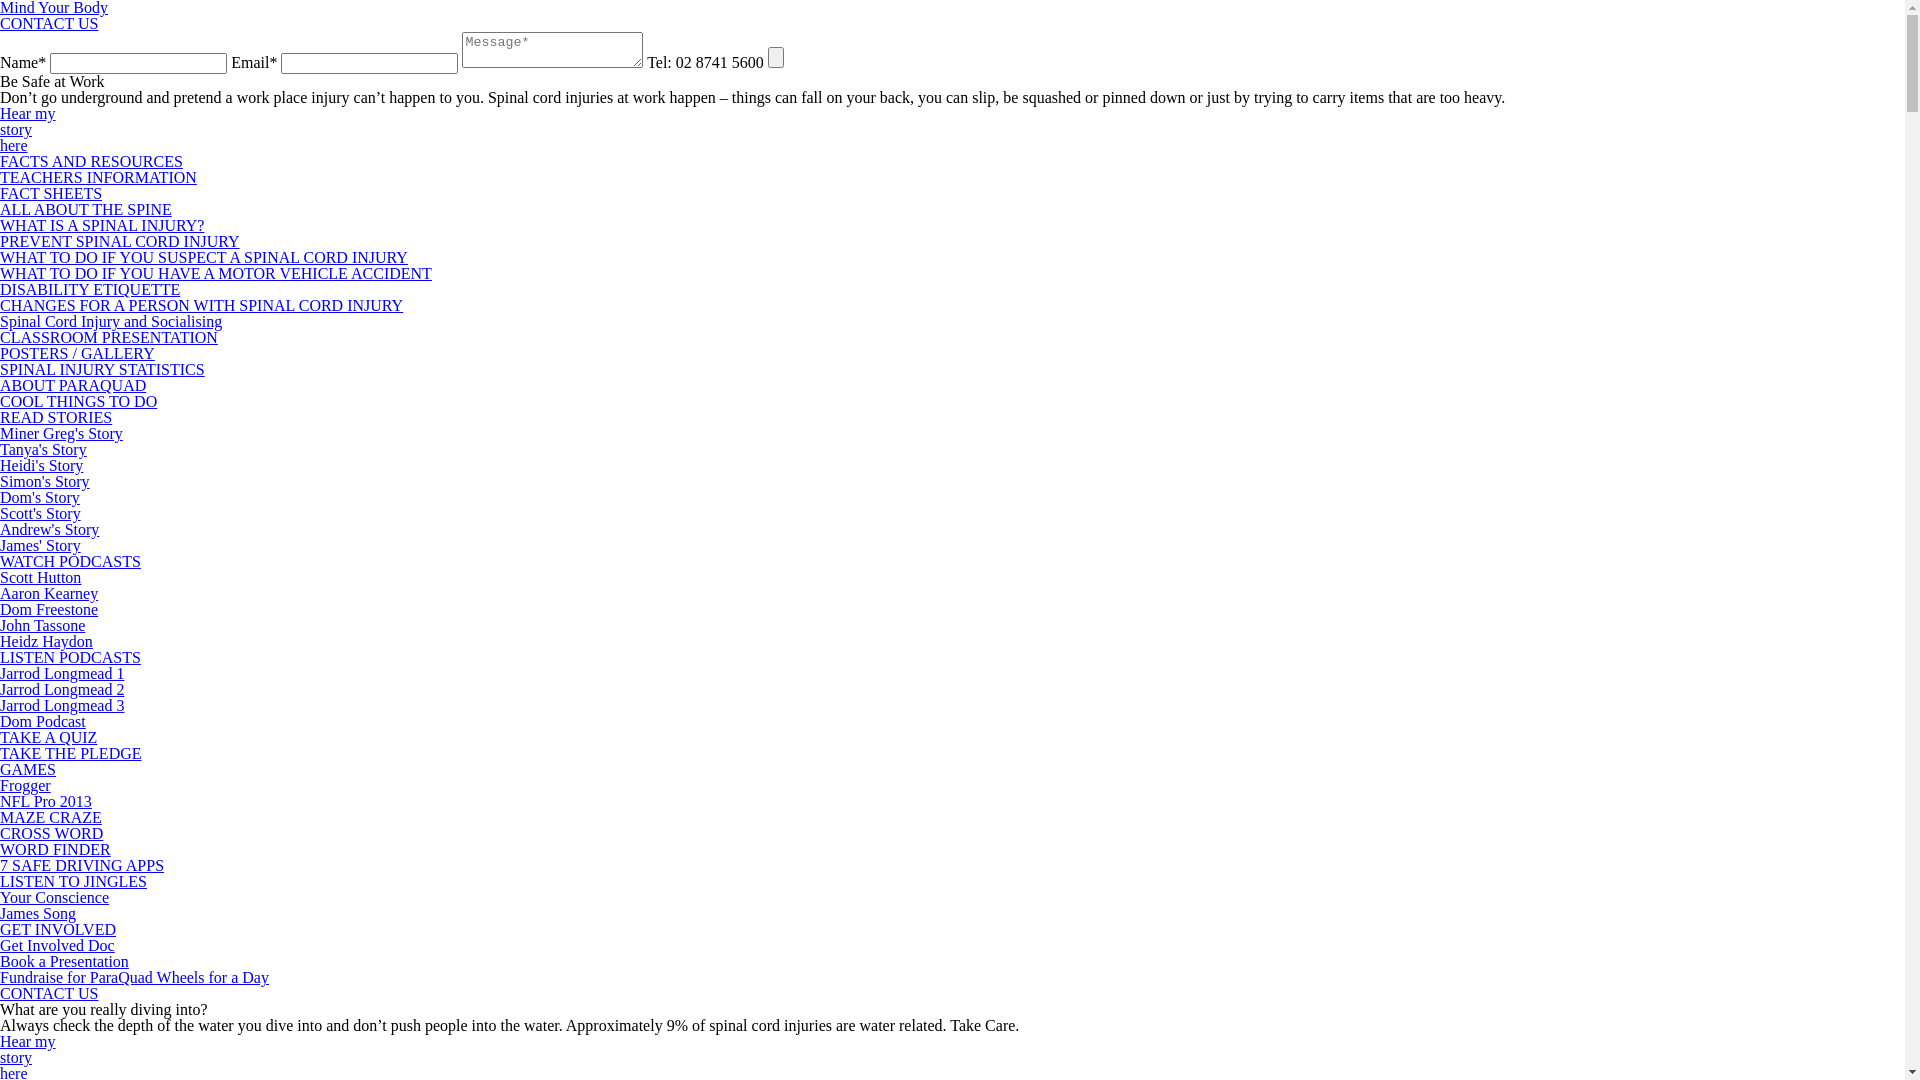 The image size is (1920, 1080). I want to click on 'READ STORIES', so click(56, 416).